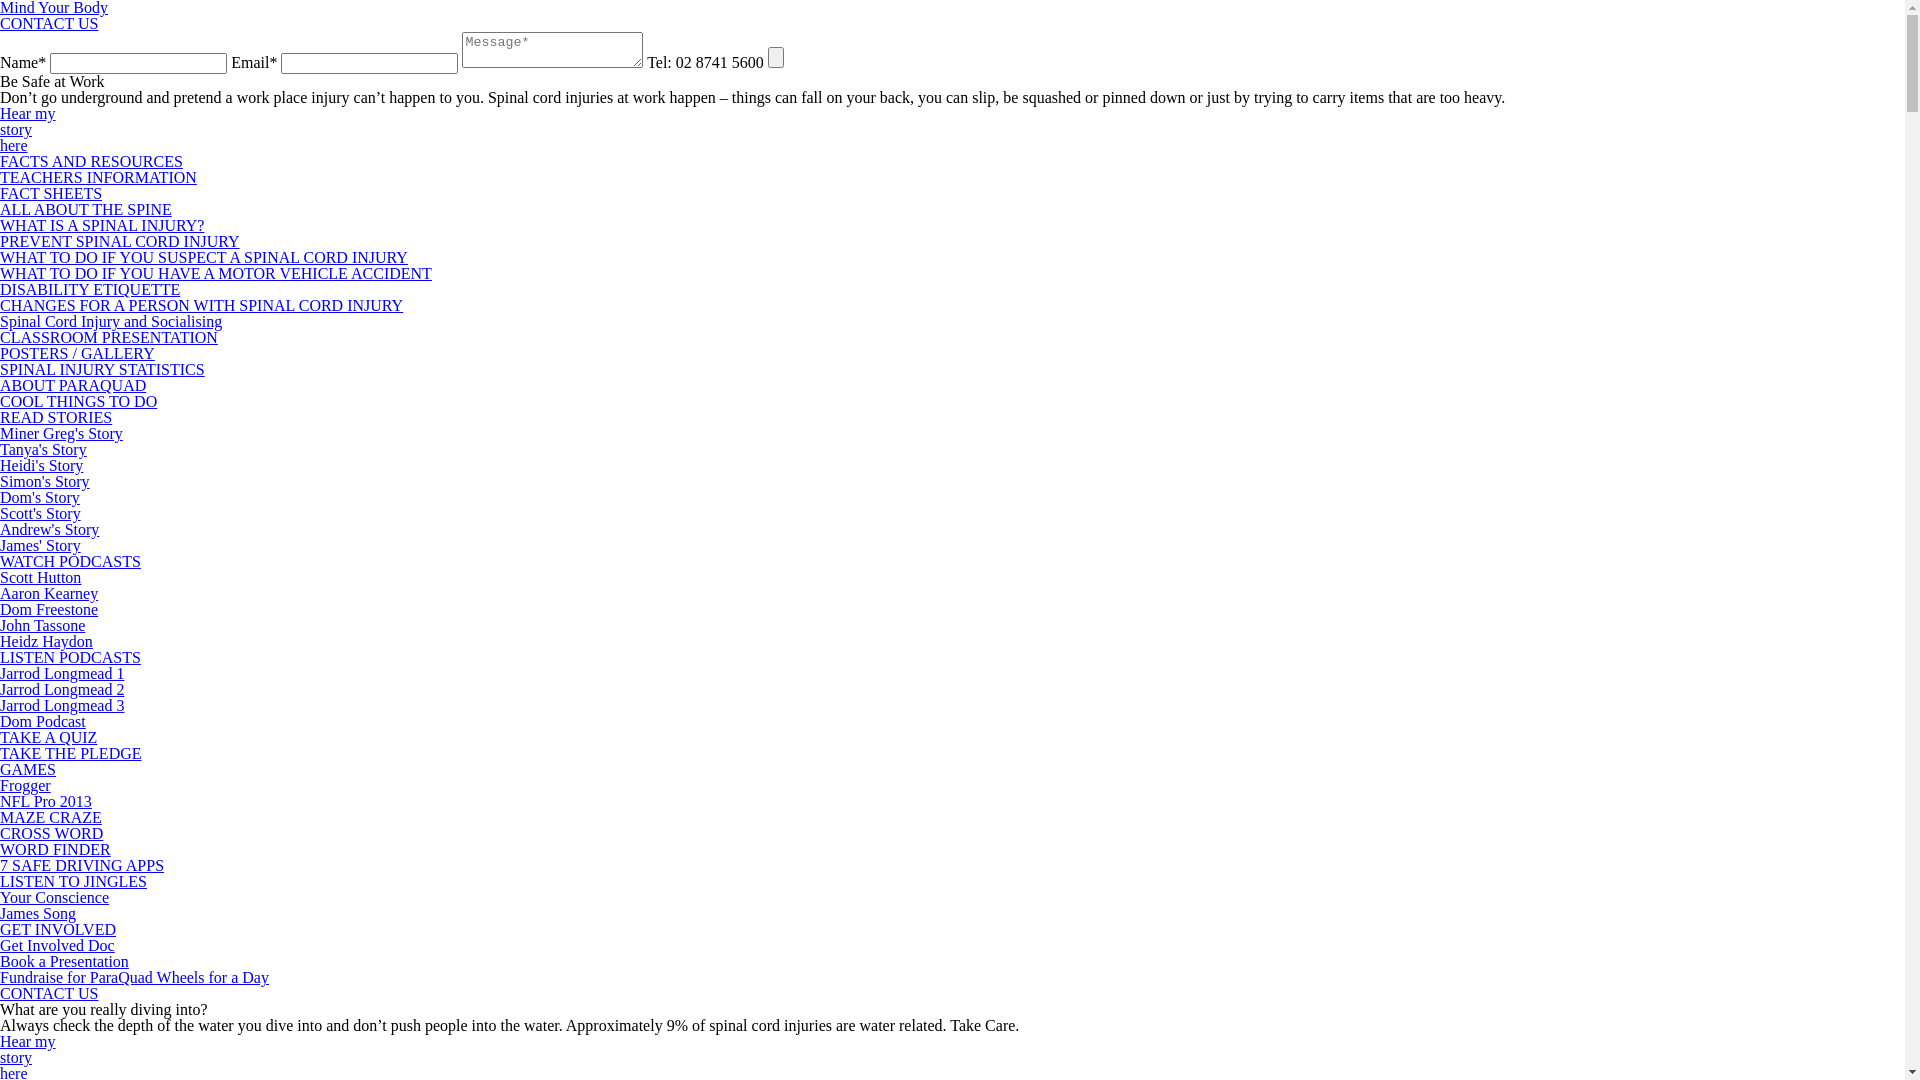 The image size is (1920, 1080). I want to click on 'READ STORIES', so click(56, 416).